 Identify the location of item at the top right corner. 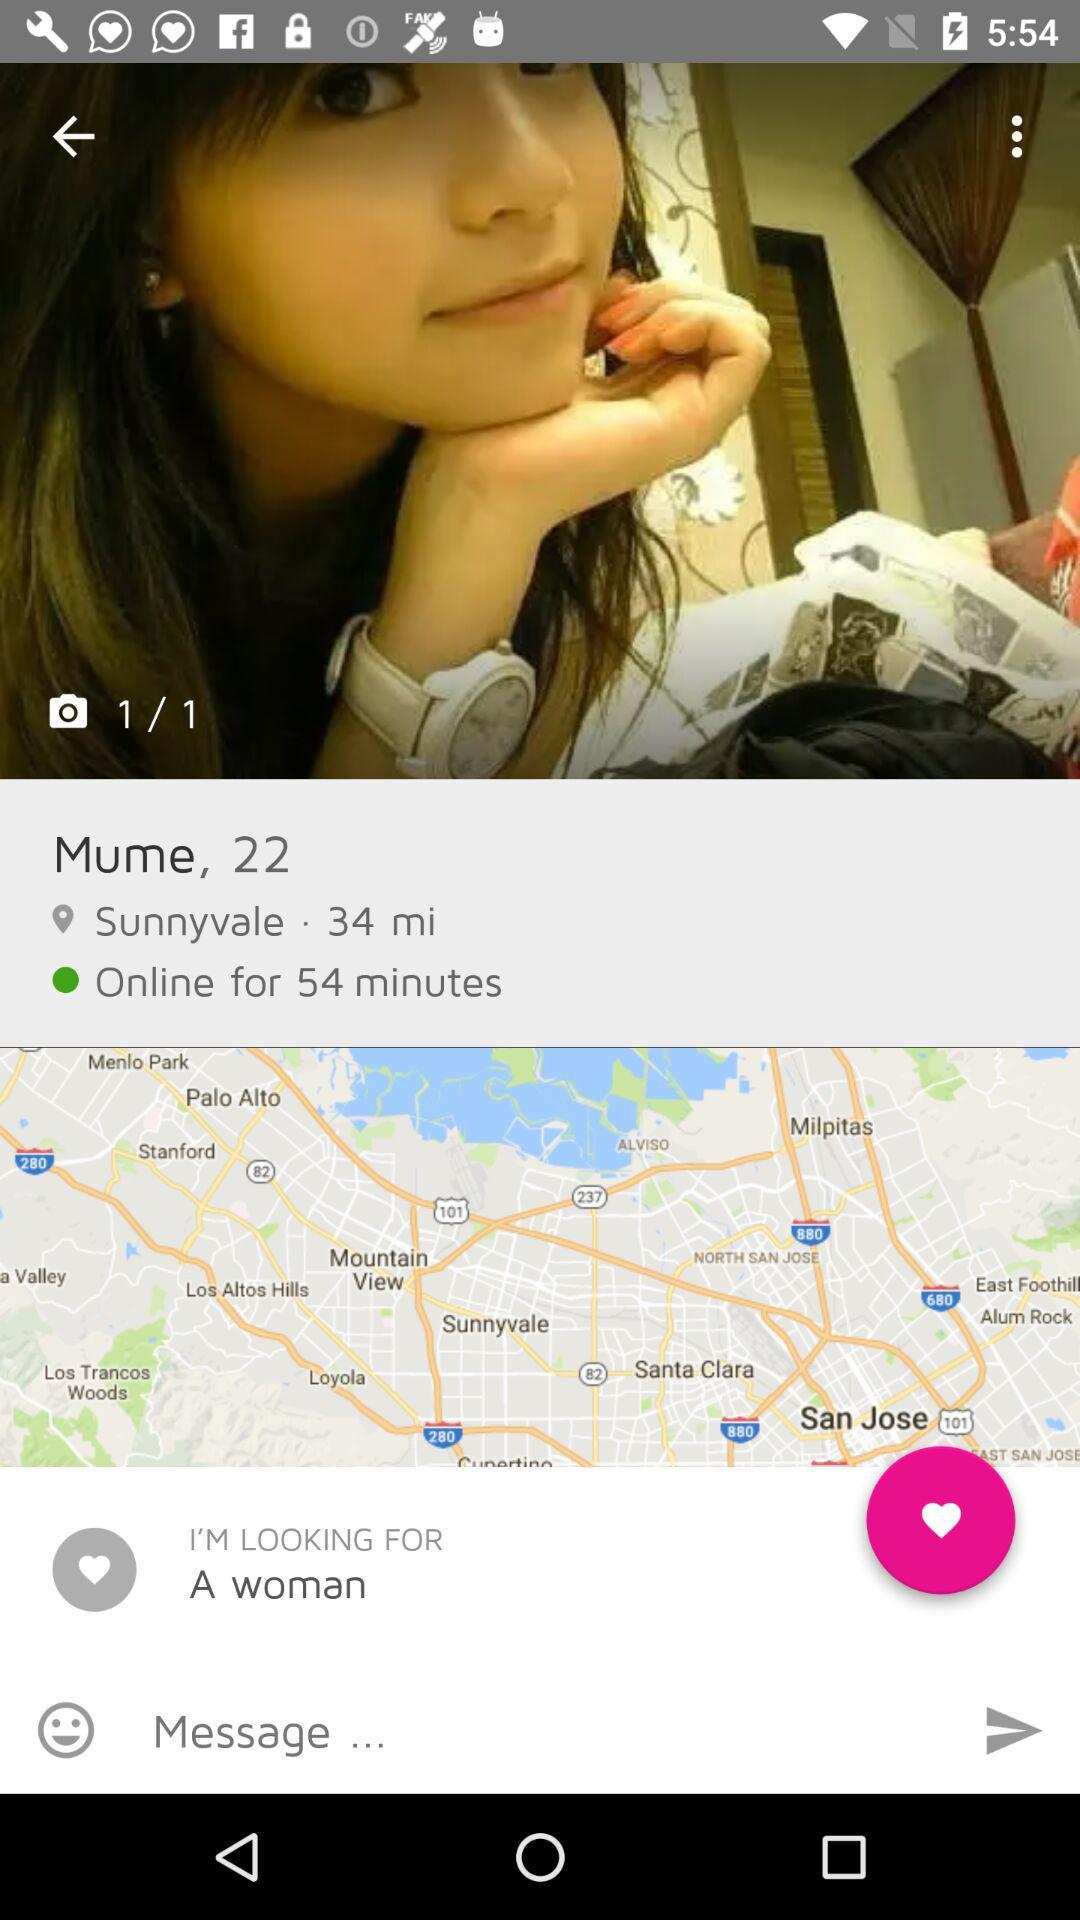
(1017, 135).